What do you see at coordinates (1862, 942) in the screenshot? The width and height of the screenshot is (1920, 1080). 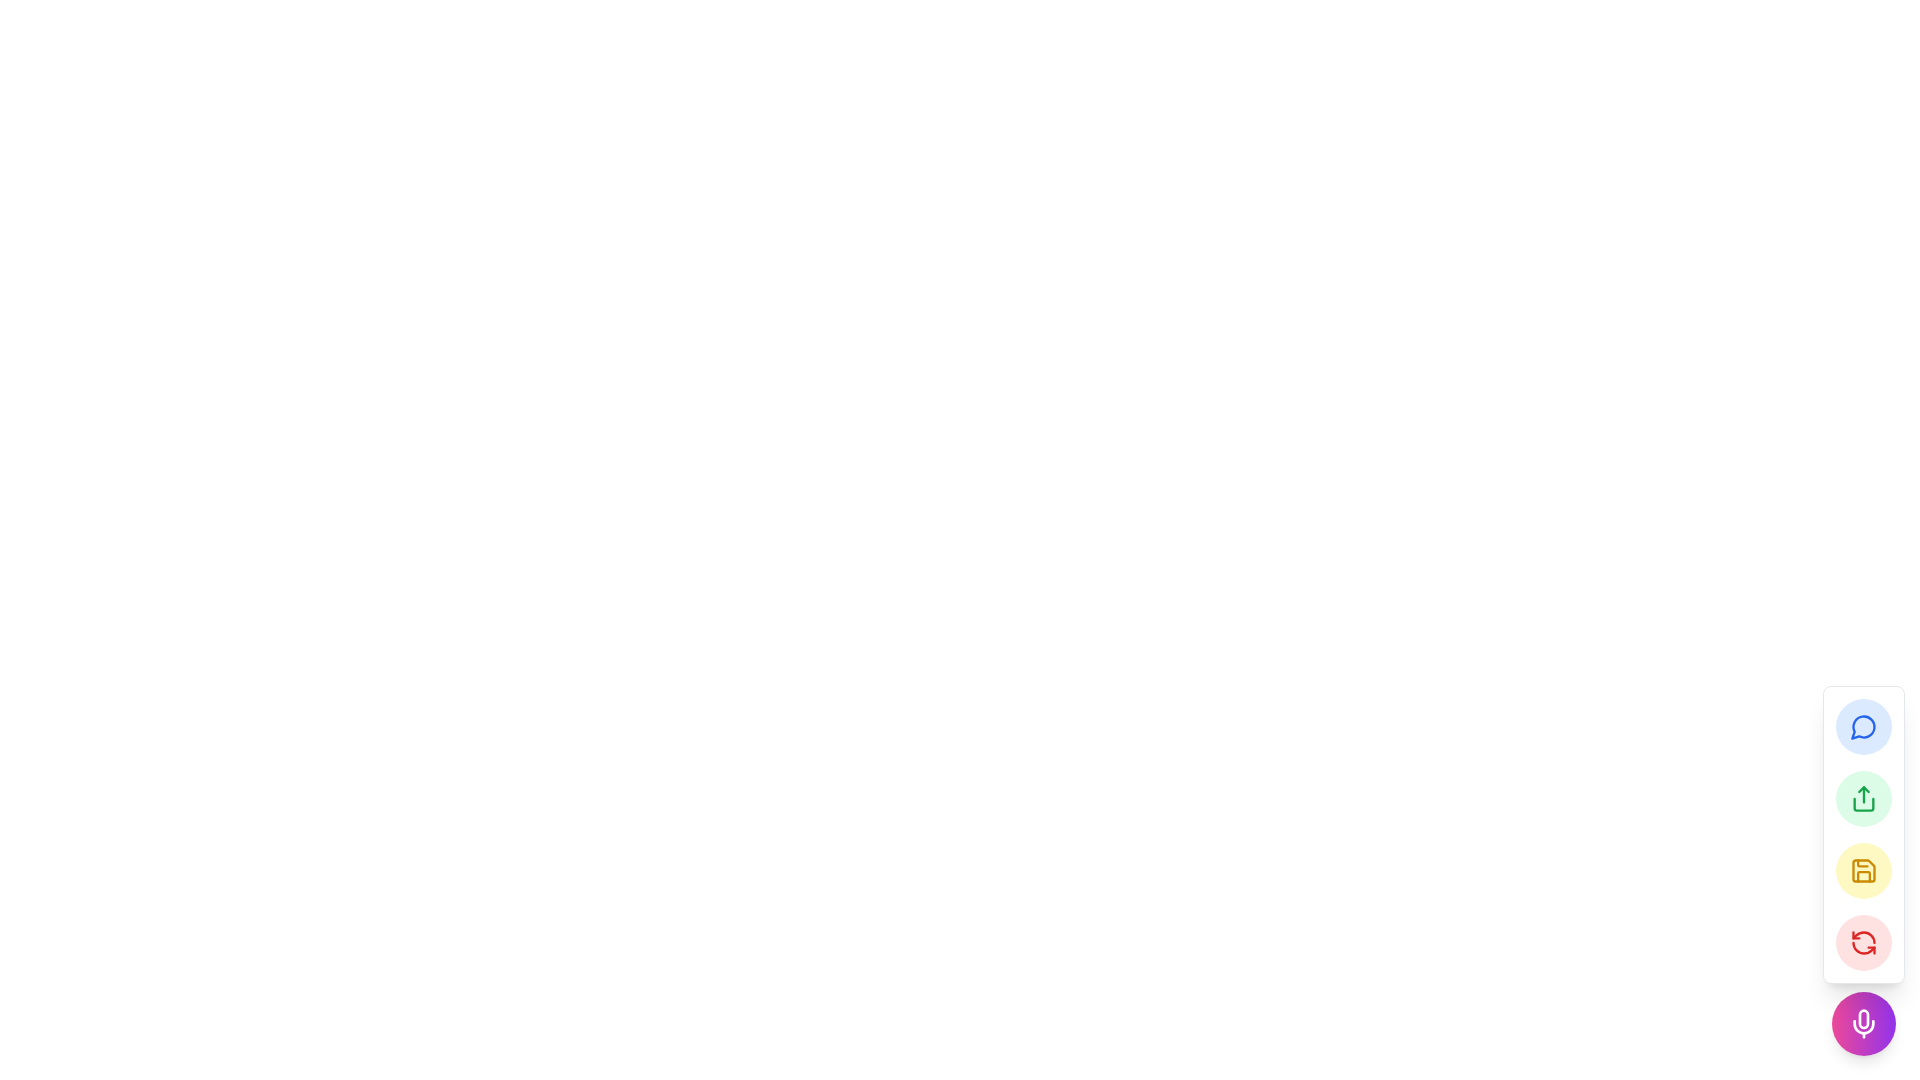 I see `the circular refresh button with a red background located at the bottom right corner of the interface` at bounding box center [1862, 942].